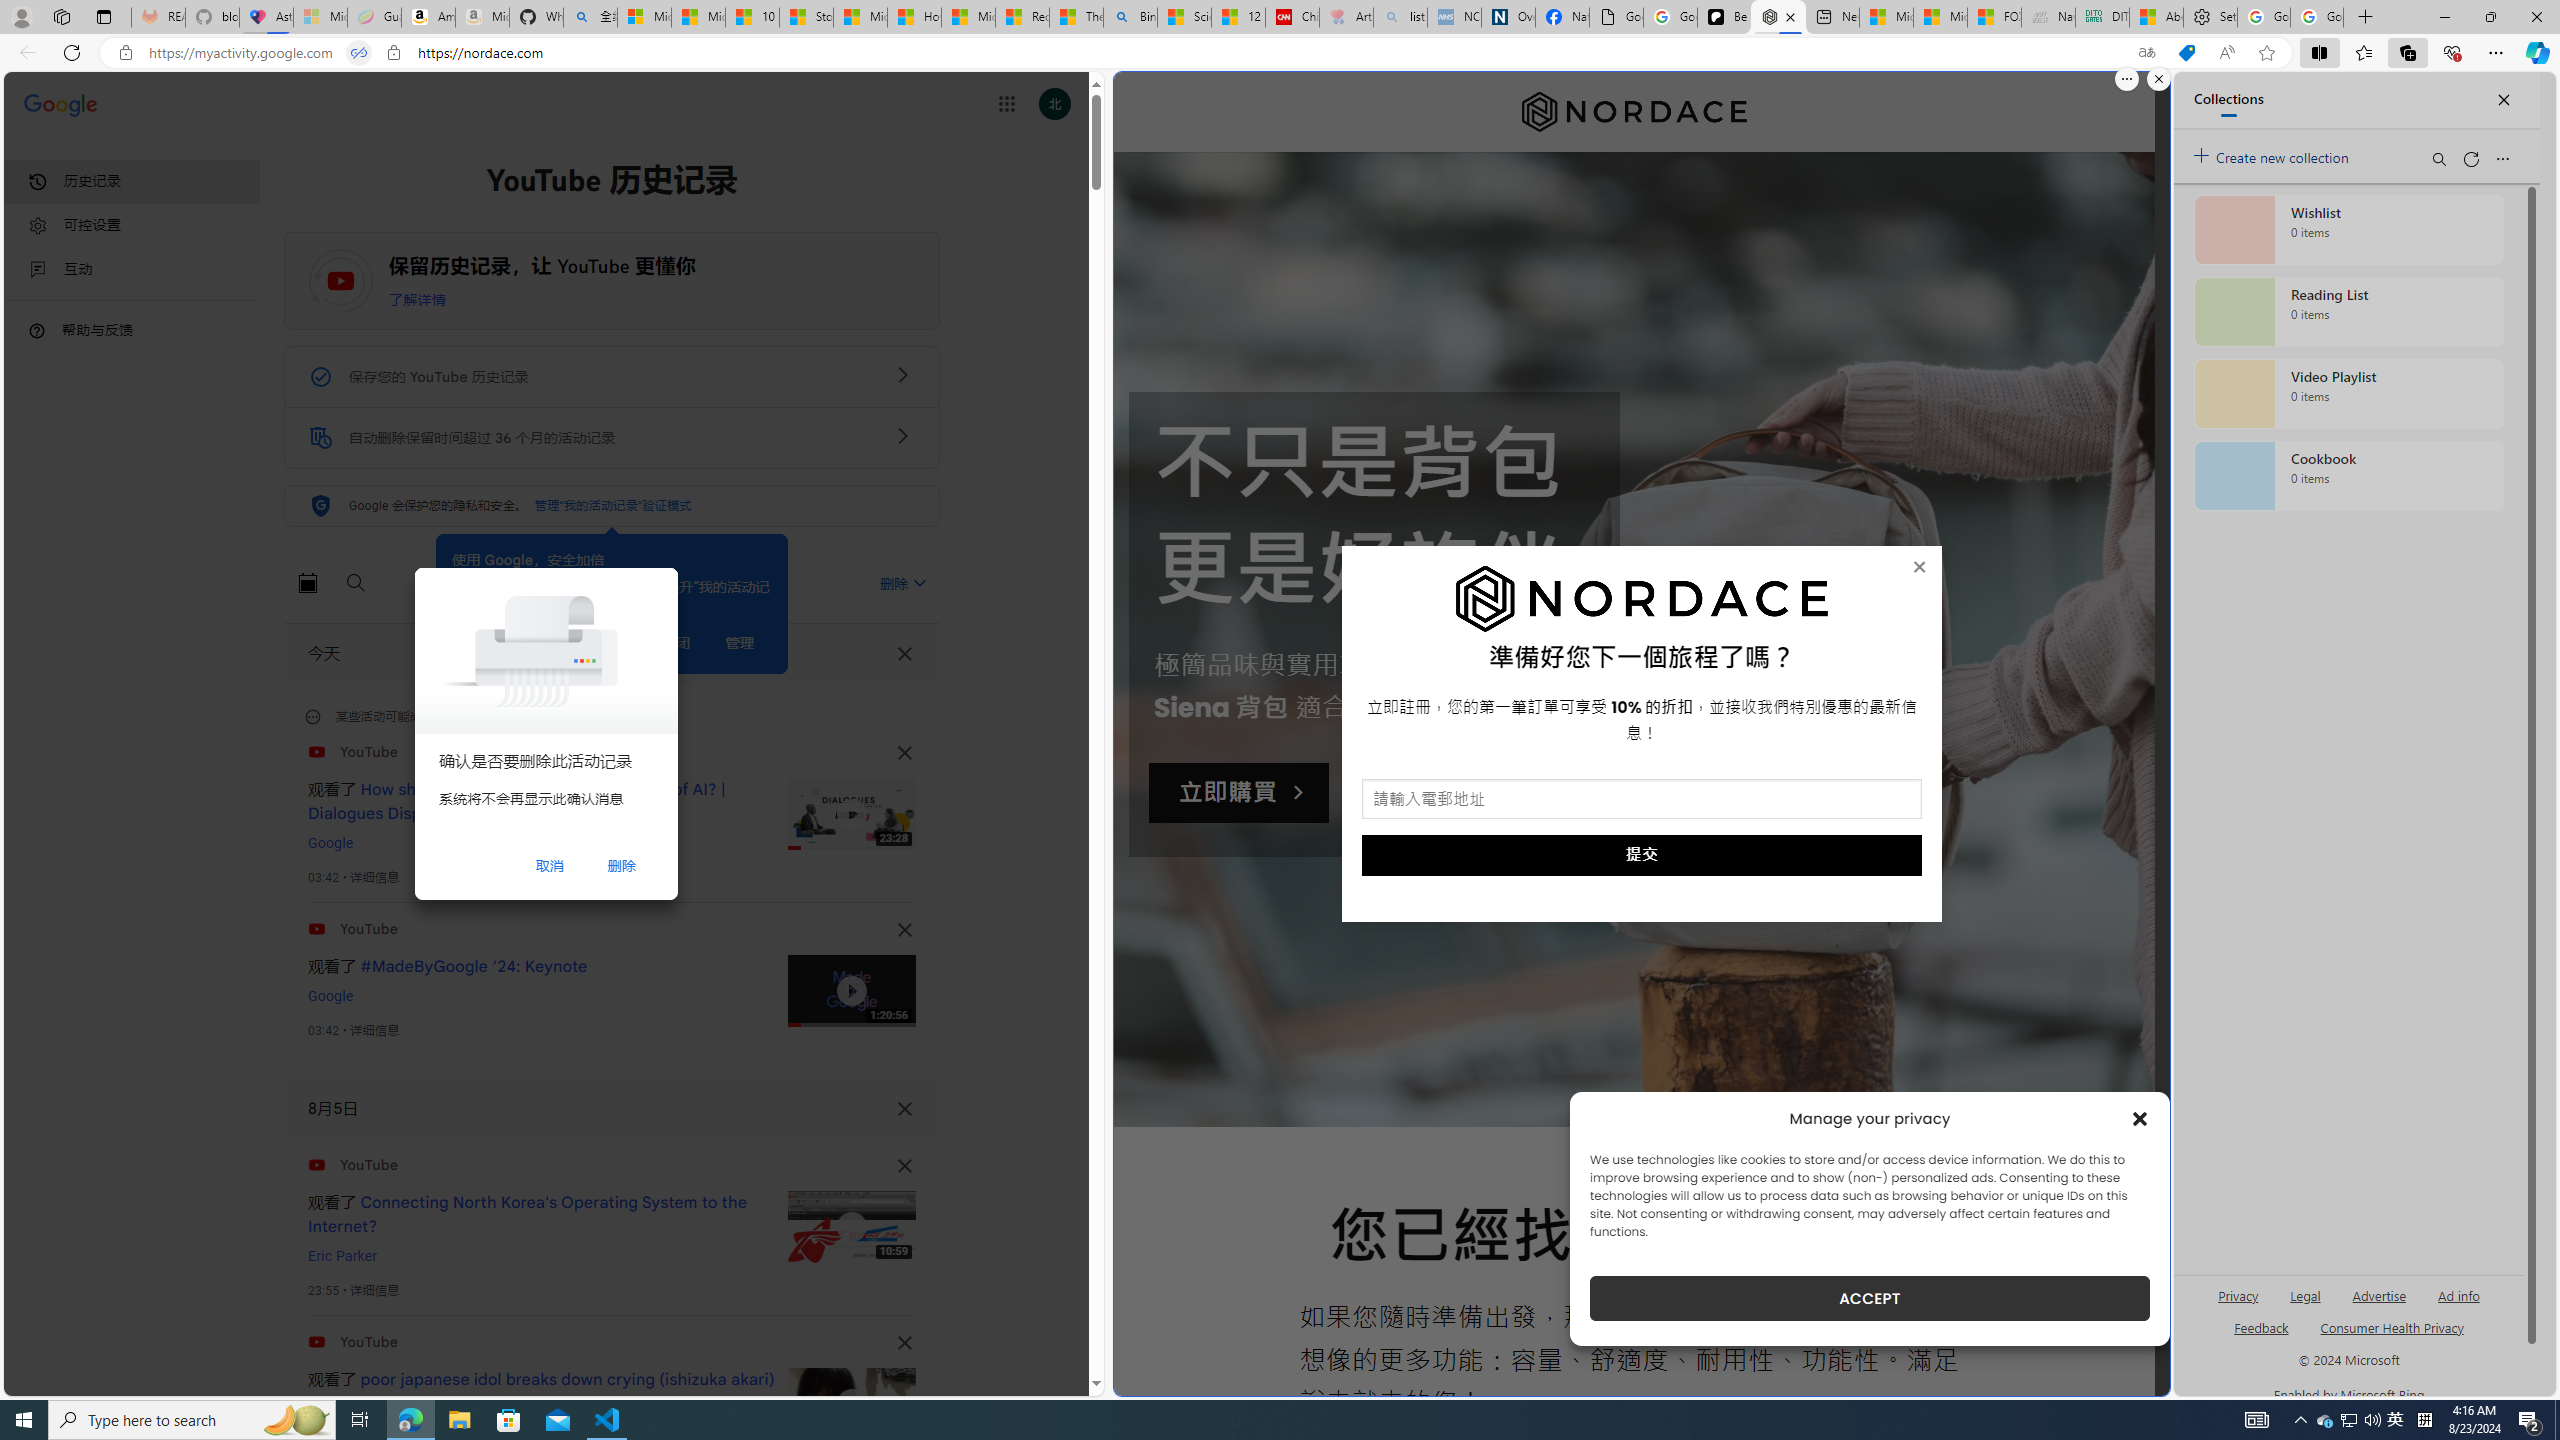 The height and width of the screenshot is (1440, 2560). Describe the element at coordinates (1870, 1298) in the screenshot. I see `'ACCEPT'` at that location.